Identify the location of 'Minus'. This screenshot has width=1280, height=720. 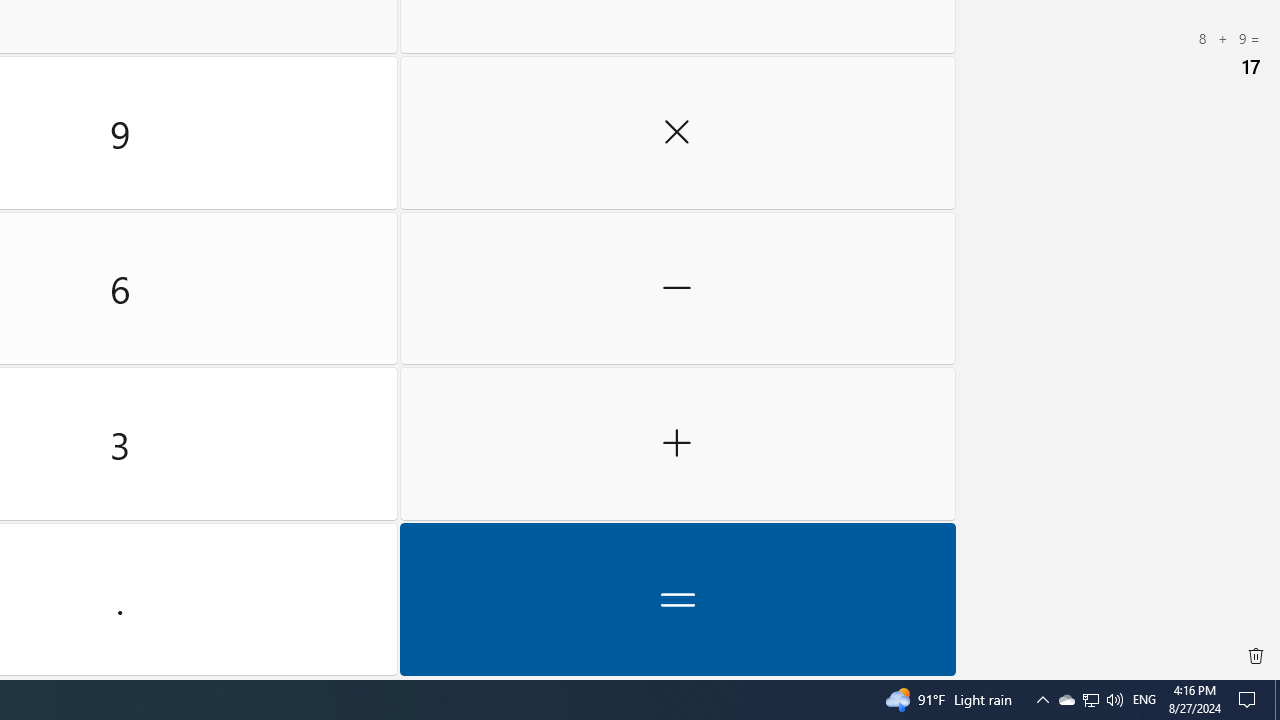
(677, 288).